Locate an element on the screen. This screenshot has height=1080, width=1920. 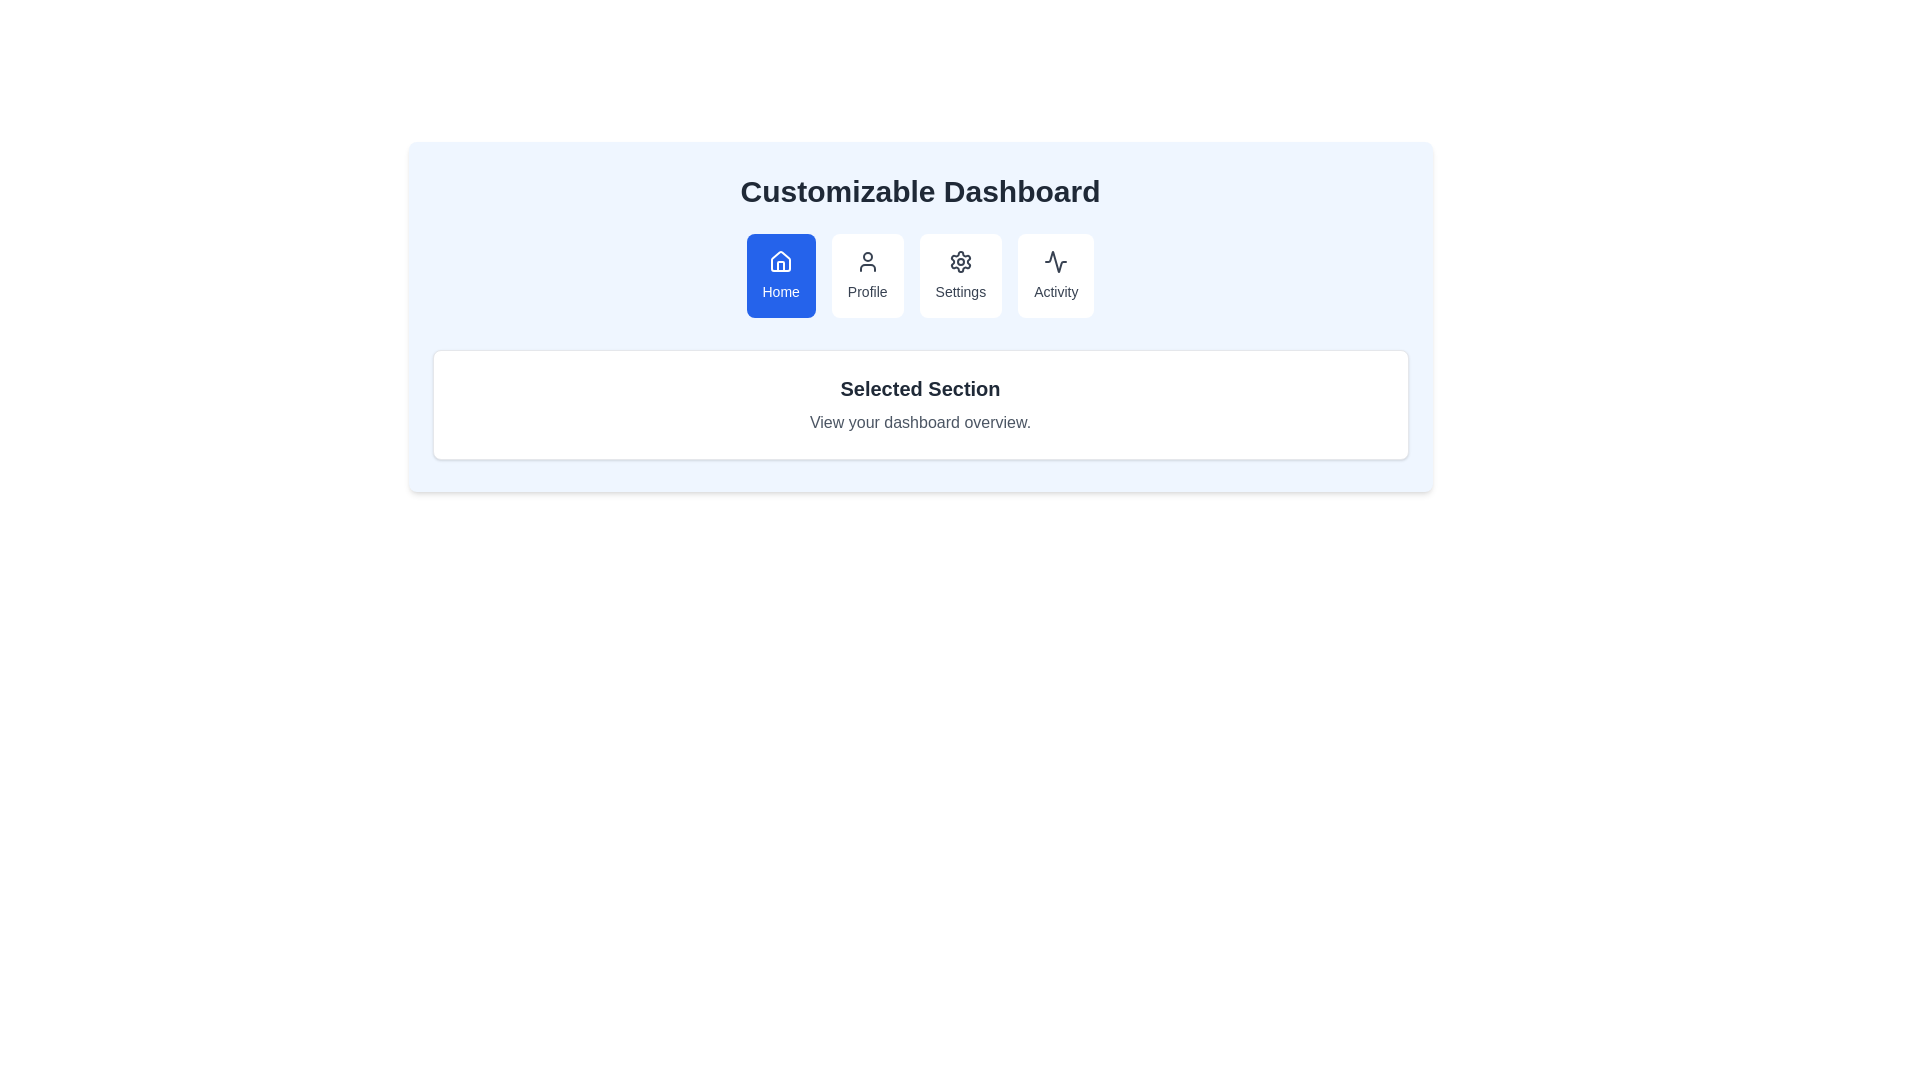
the user profile icon located in the header's second button from the left, labeled 'Profile' is located at coordinates (867, 261).